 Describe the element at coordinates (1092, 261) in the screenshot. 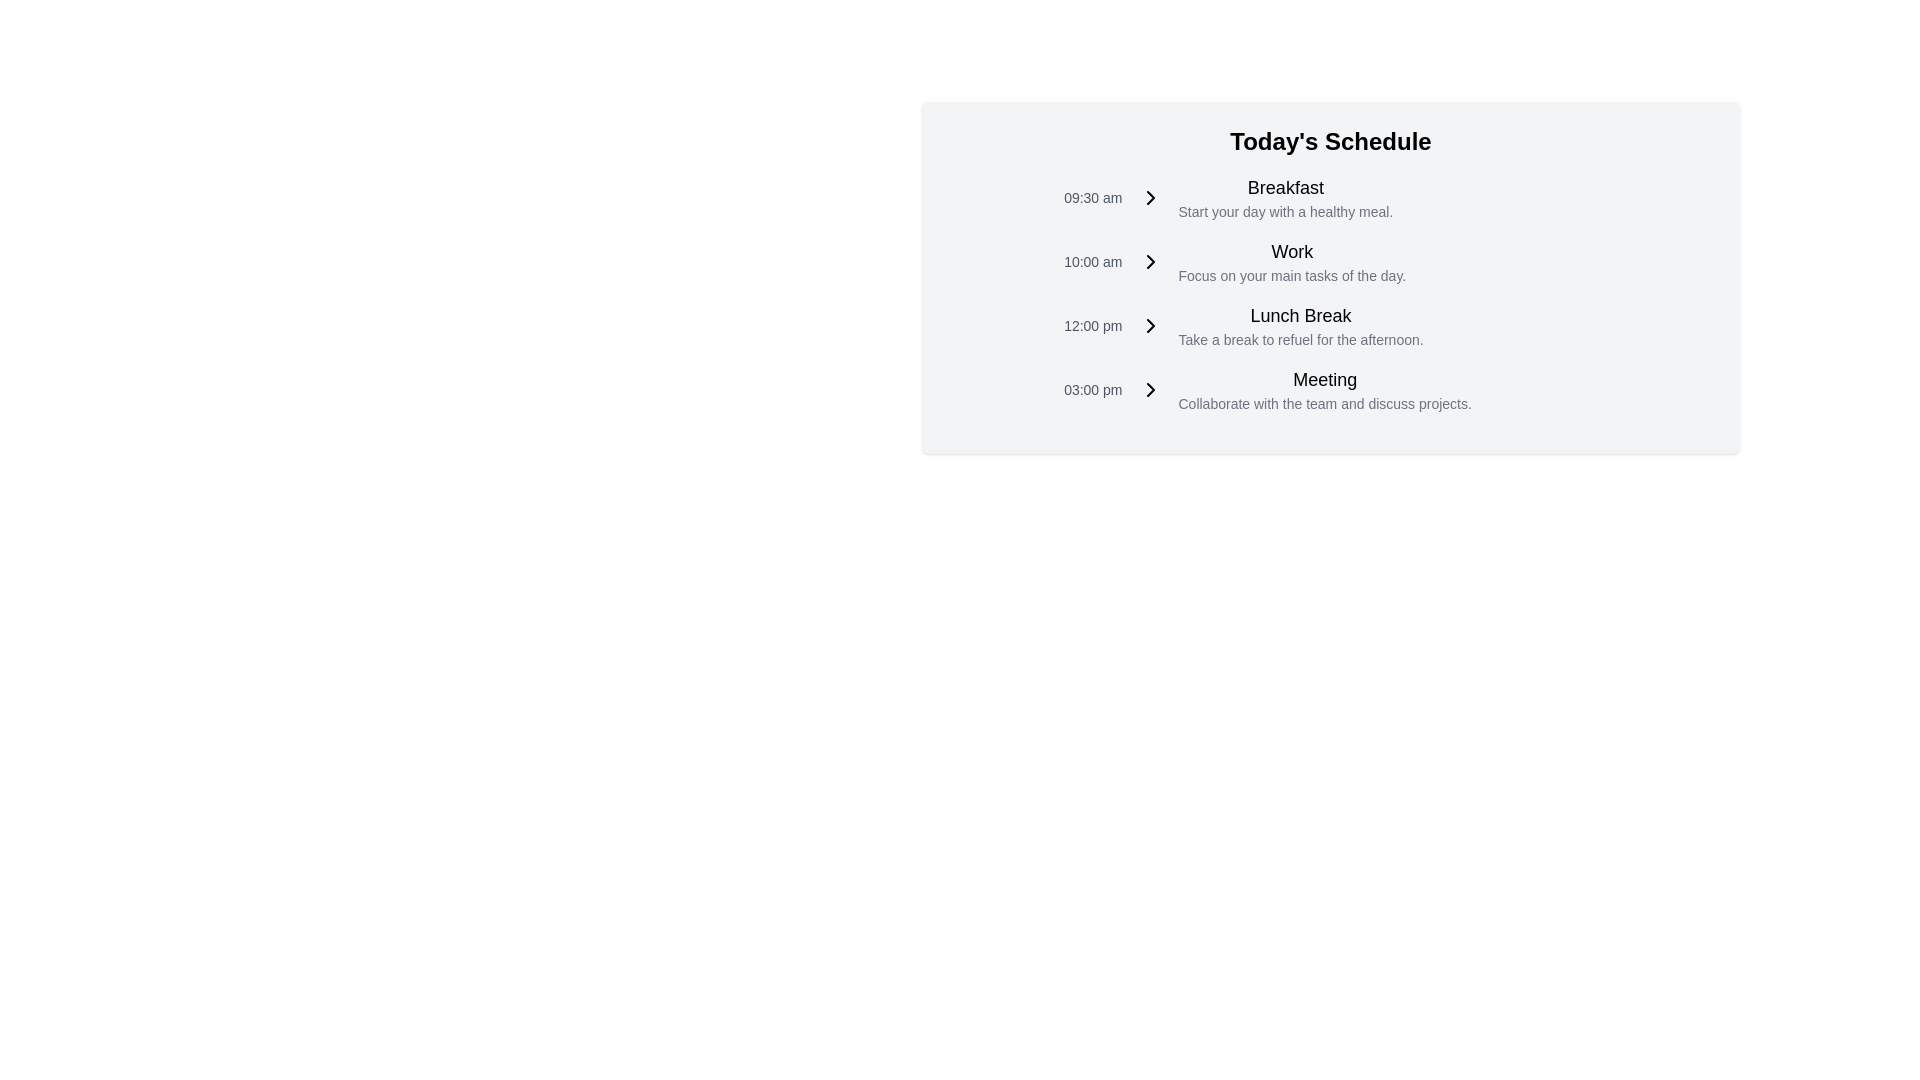

I see `the Text Label displaying the start time of the 'Work' activity, positioned between '09:30 am' and '12:00 pm'` at that location.